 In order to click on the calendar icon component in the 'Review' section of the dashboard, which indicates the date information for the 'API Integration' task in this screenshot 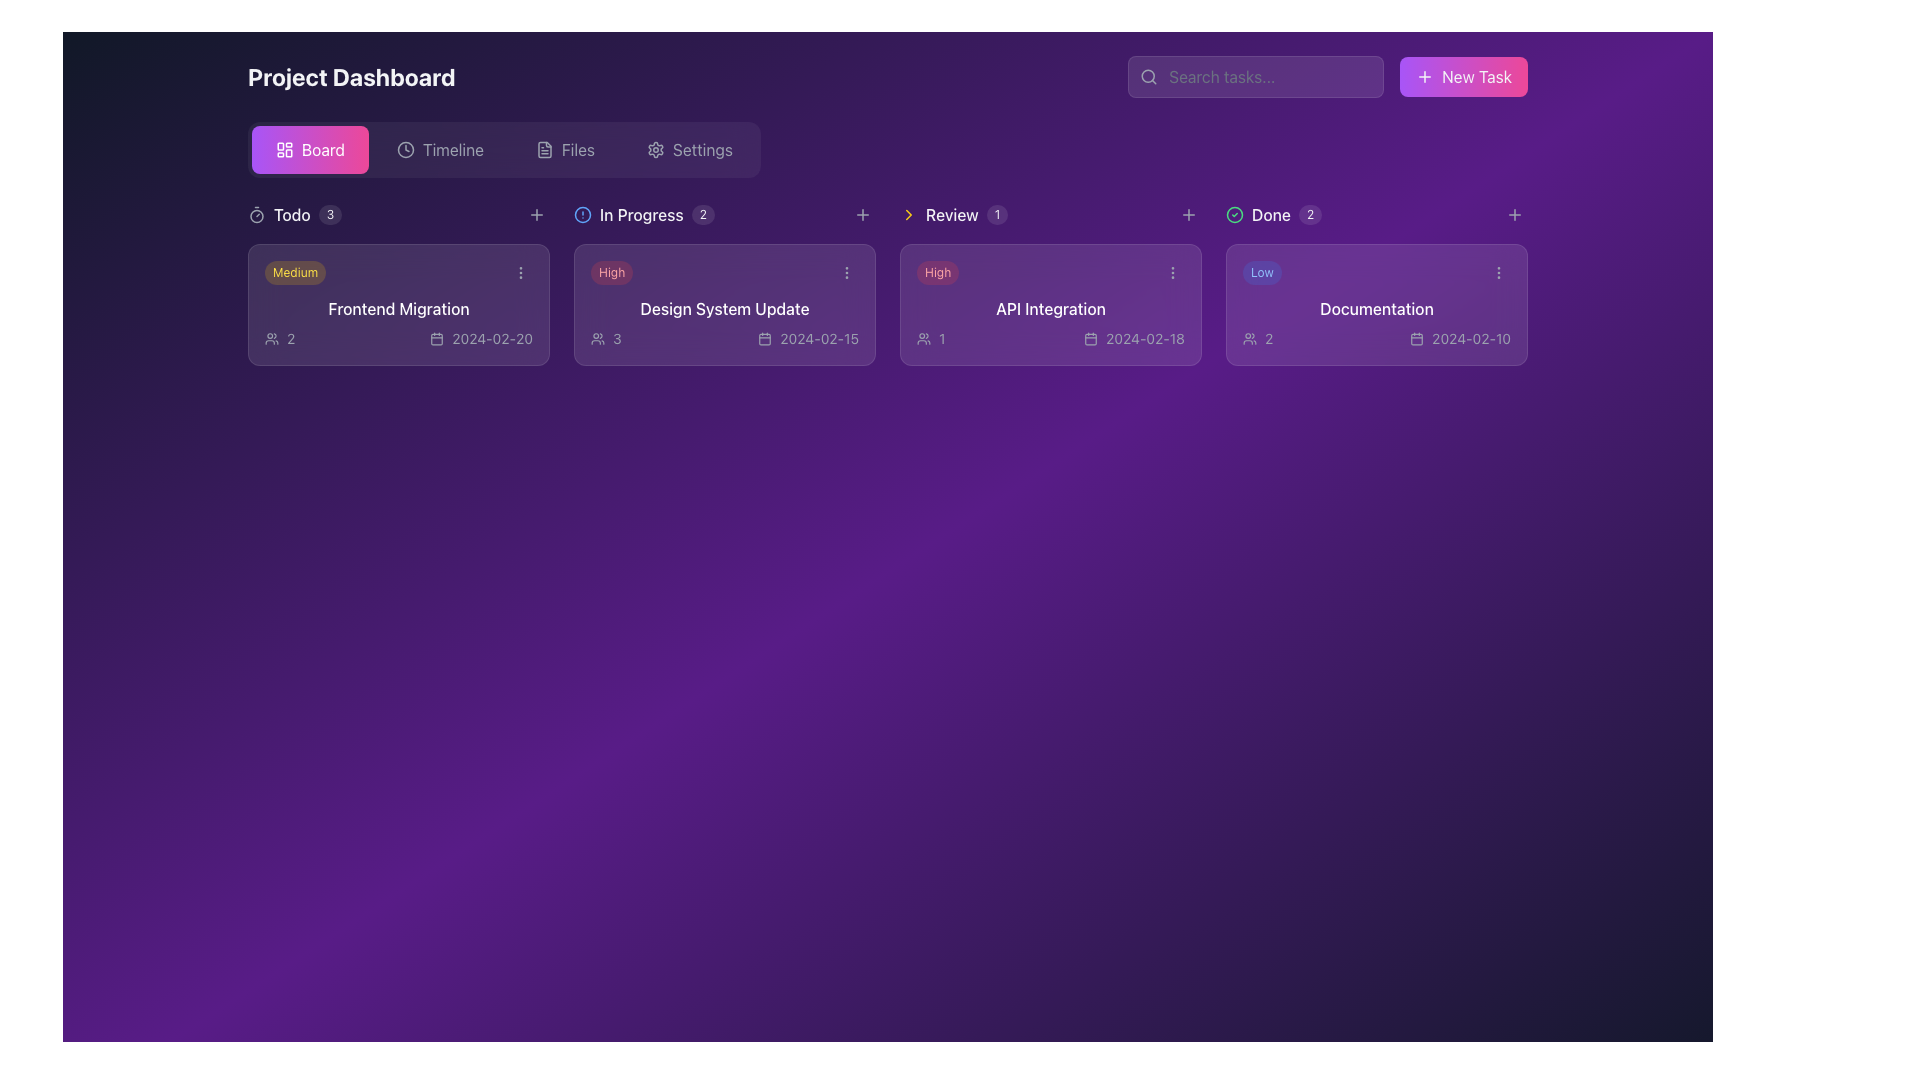, I will do `click(1090, 338)`.